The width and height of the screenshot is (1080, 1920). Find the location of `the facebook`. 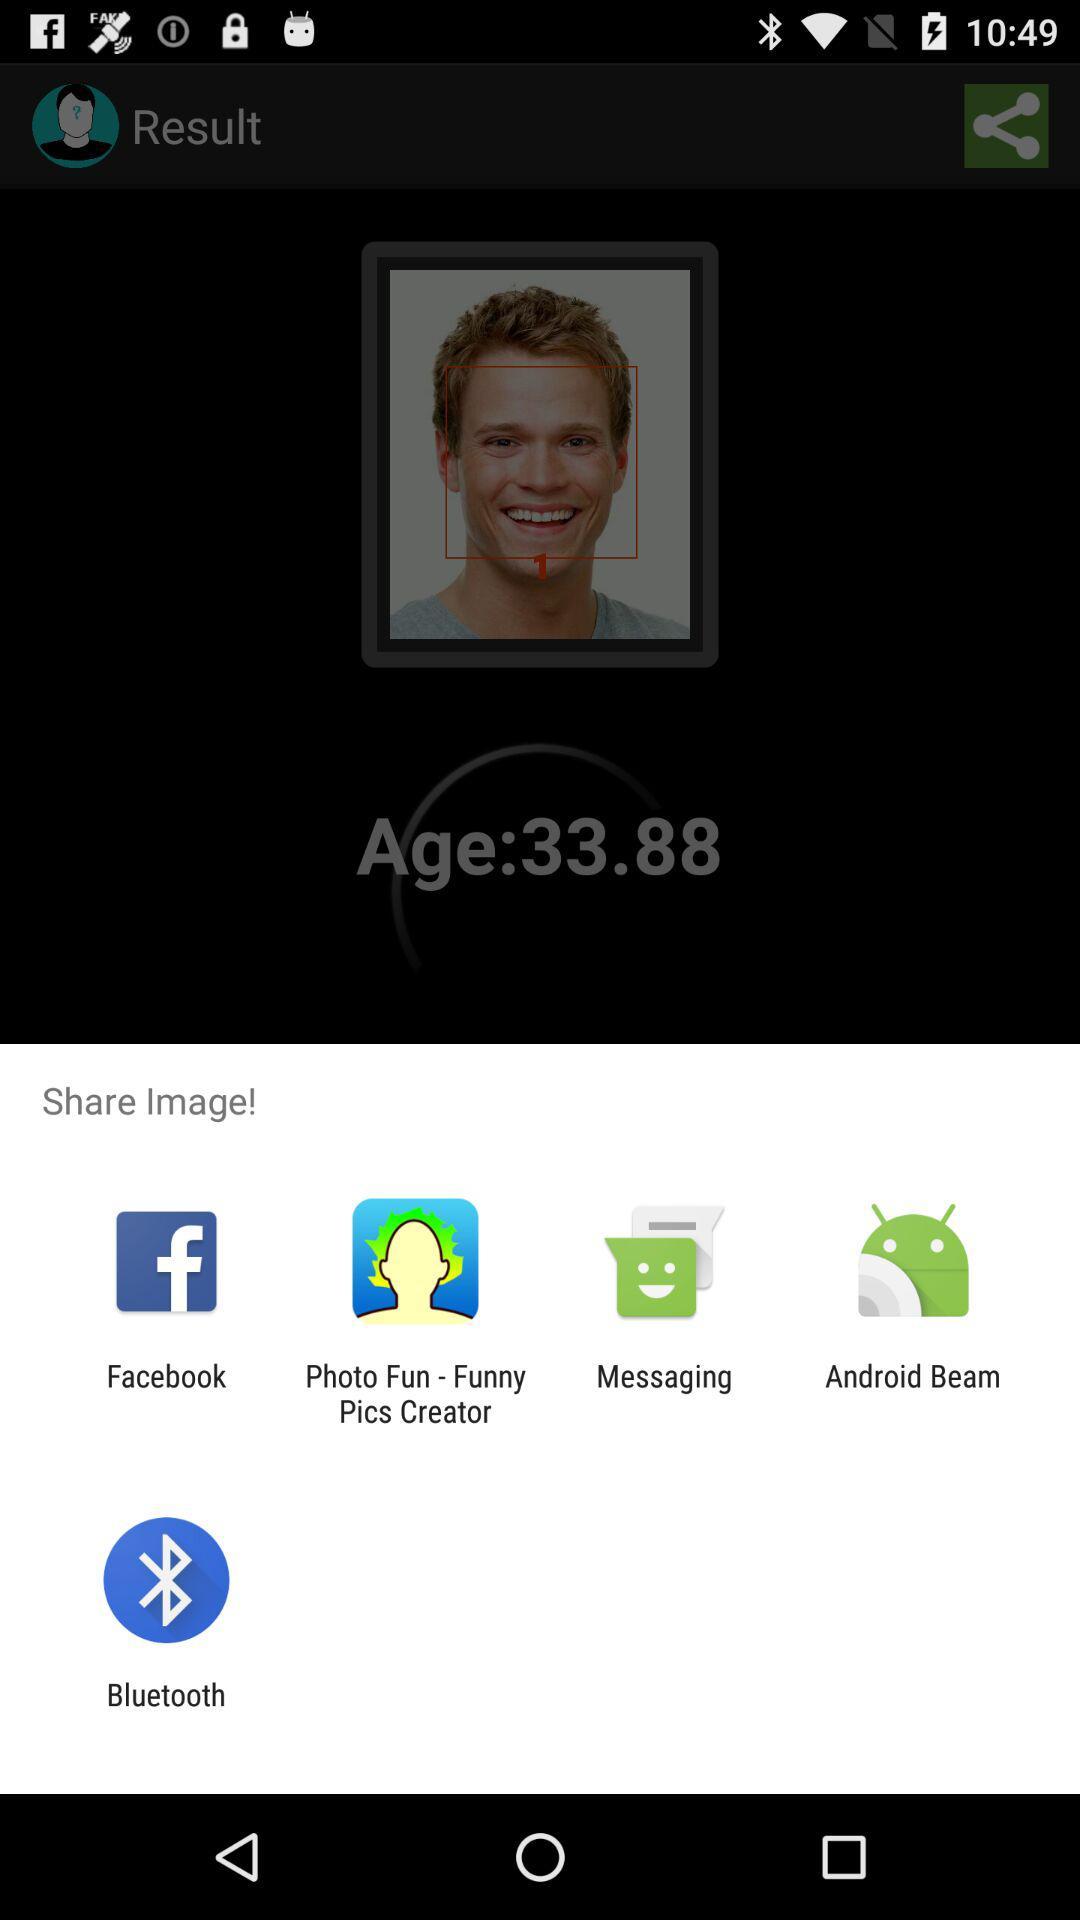

the facebook is located at coordinates (165, 1392).